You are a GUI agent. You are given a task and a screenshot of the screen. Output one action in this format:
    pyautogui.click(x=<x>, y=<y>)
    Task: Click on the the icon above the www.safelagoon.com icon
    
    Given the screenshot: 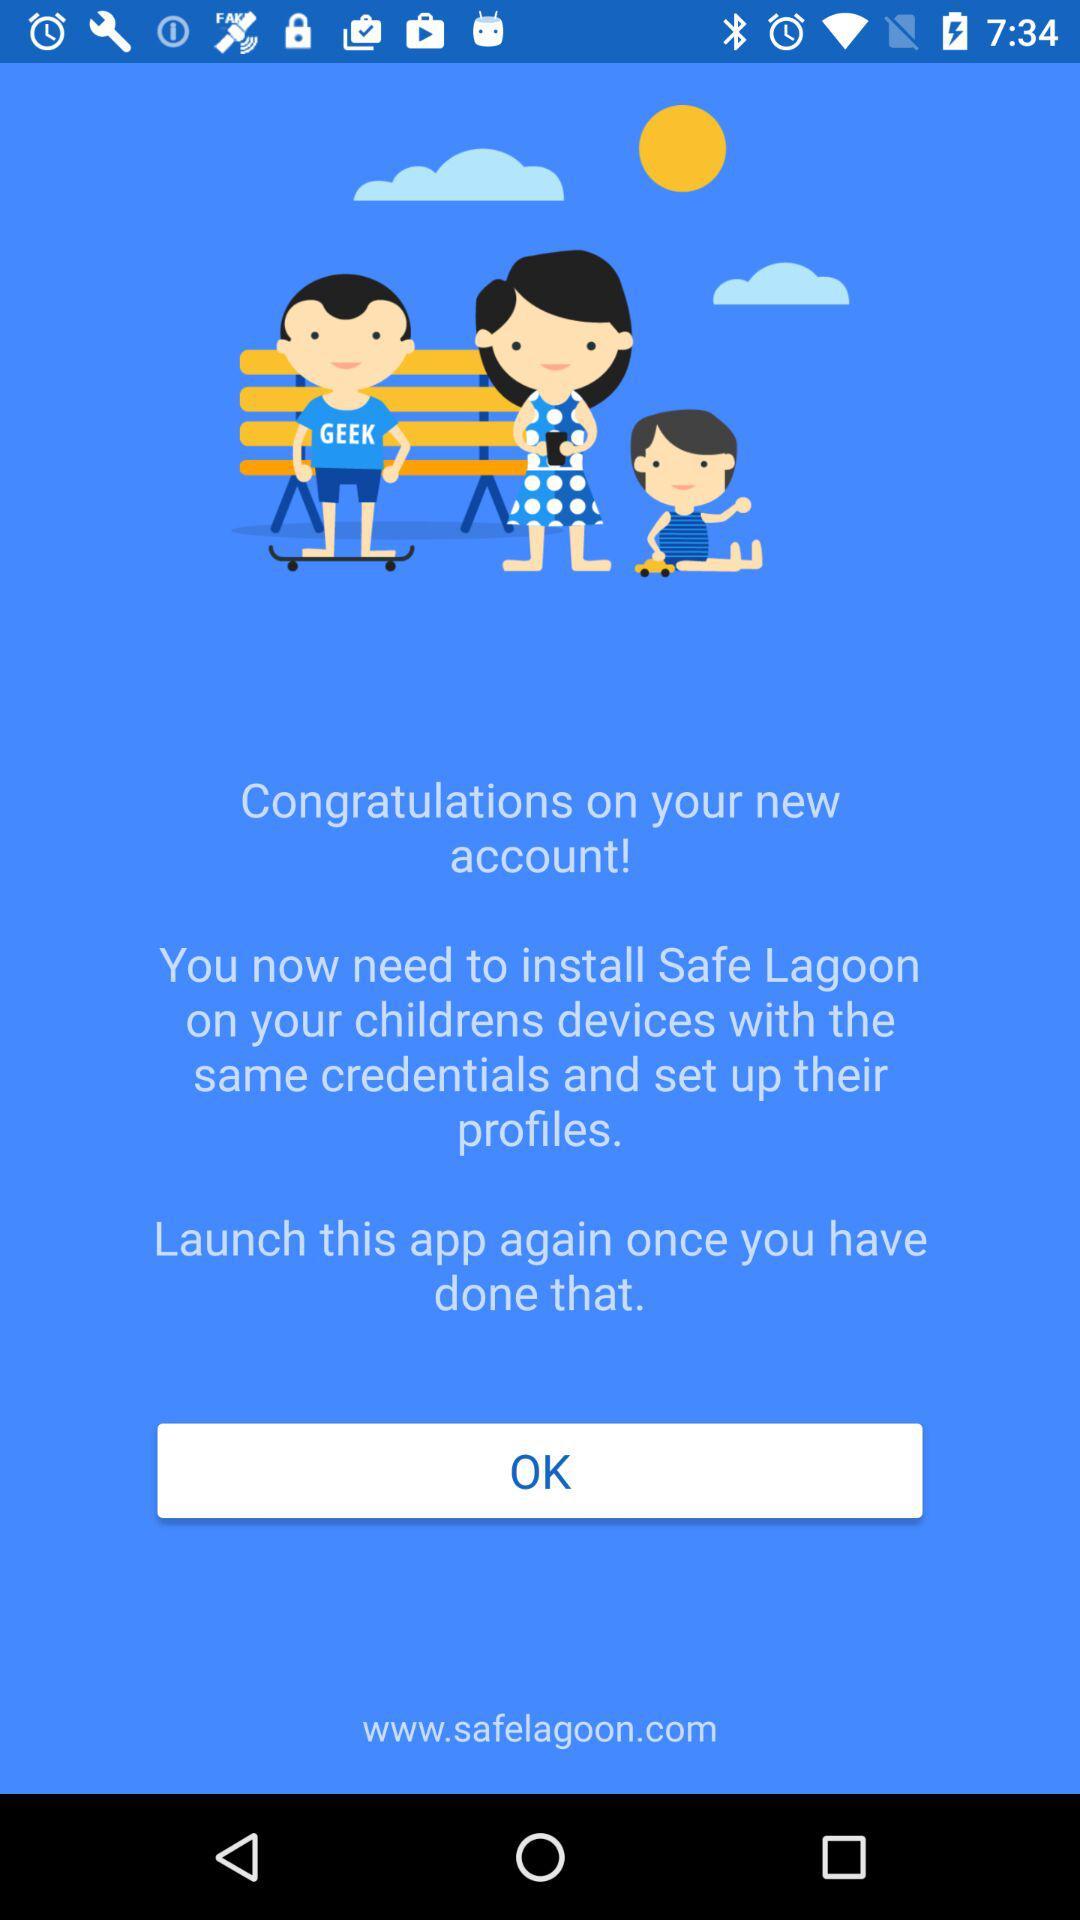 What is the action you would take?
    pyautogui.click(x=540, y=1470)
    